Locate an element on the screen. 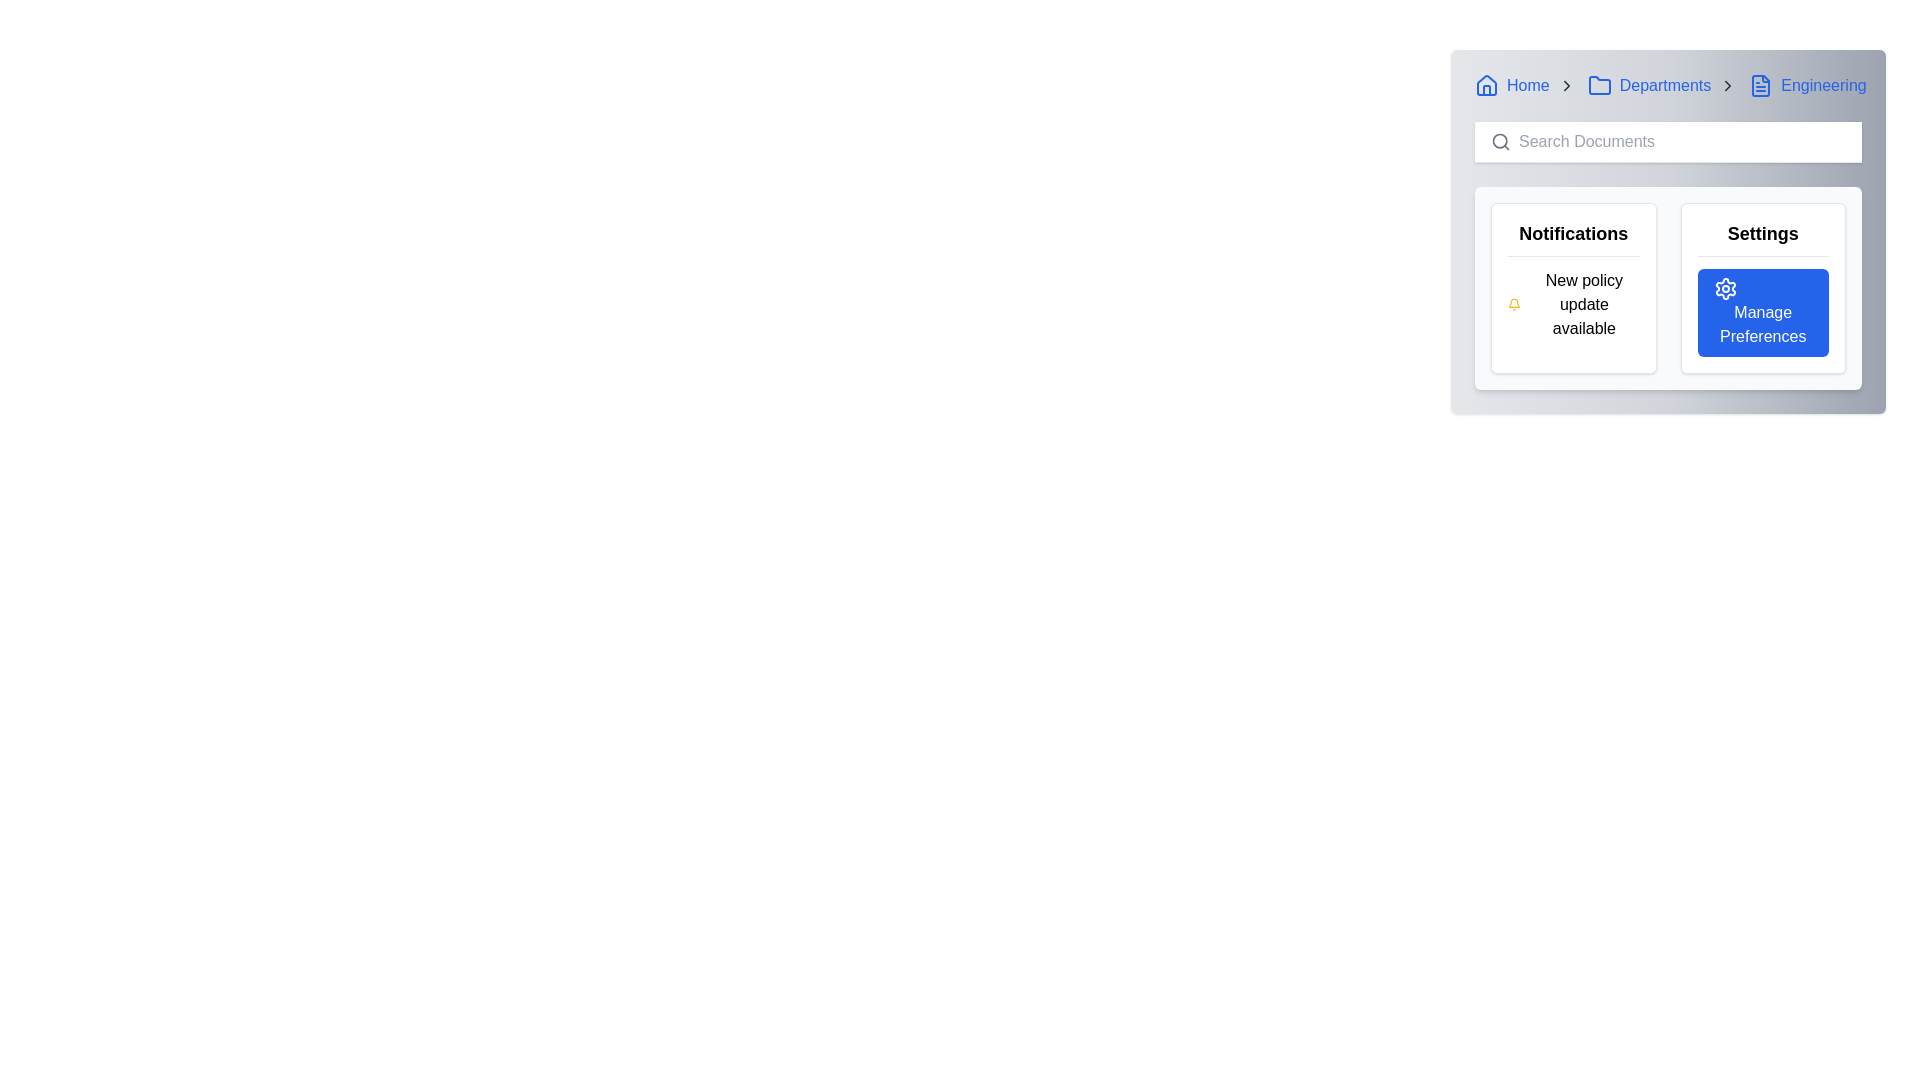 This screenshot has height=1080, width=1920. the 'Home' SVG icon in the breadcrumb navigation bar is located at coordinates (1487, 84).